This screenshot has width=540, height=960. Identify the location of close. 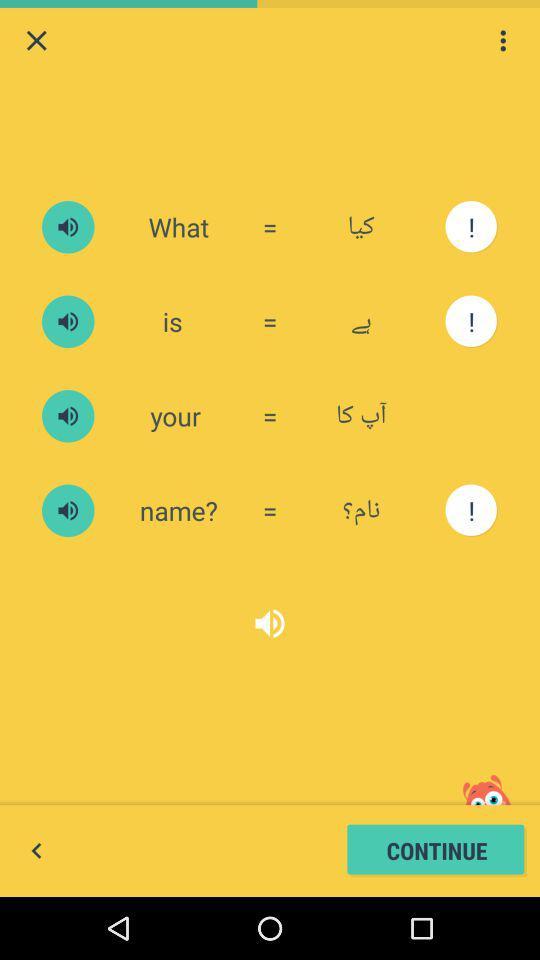
(36, 39).